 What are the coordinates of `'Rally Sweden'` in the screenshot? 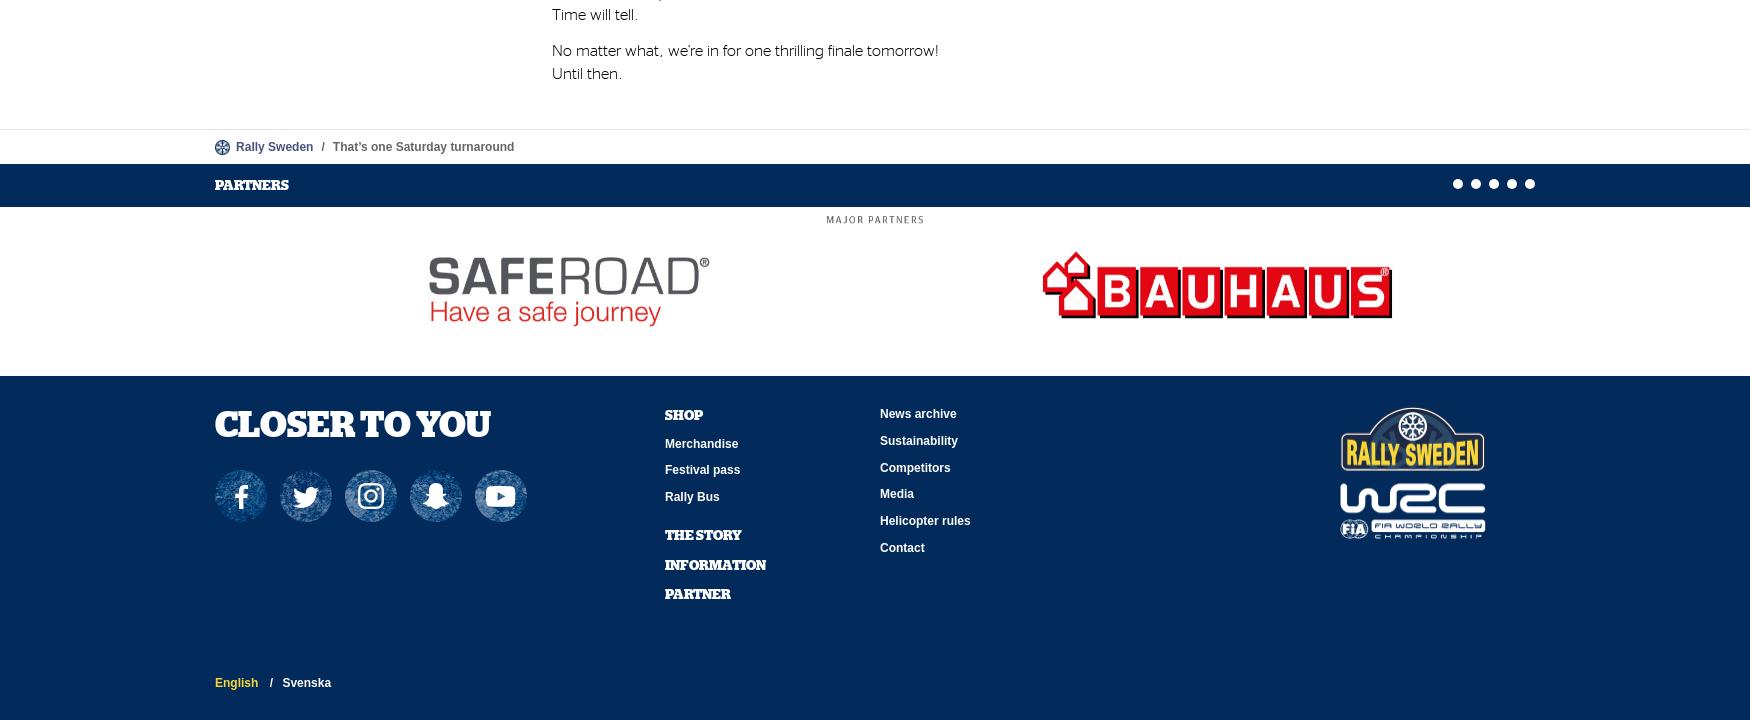 It's located at (273, 145).